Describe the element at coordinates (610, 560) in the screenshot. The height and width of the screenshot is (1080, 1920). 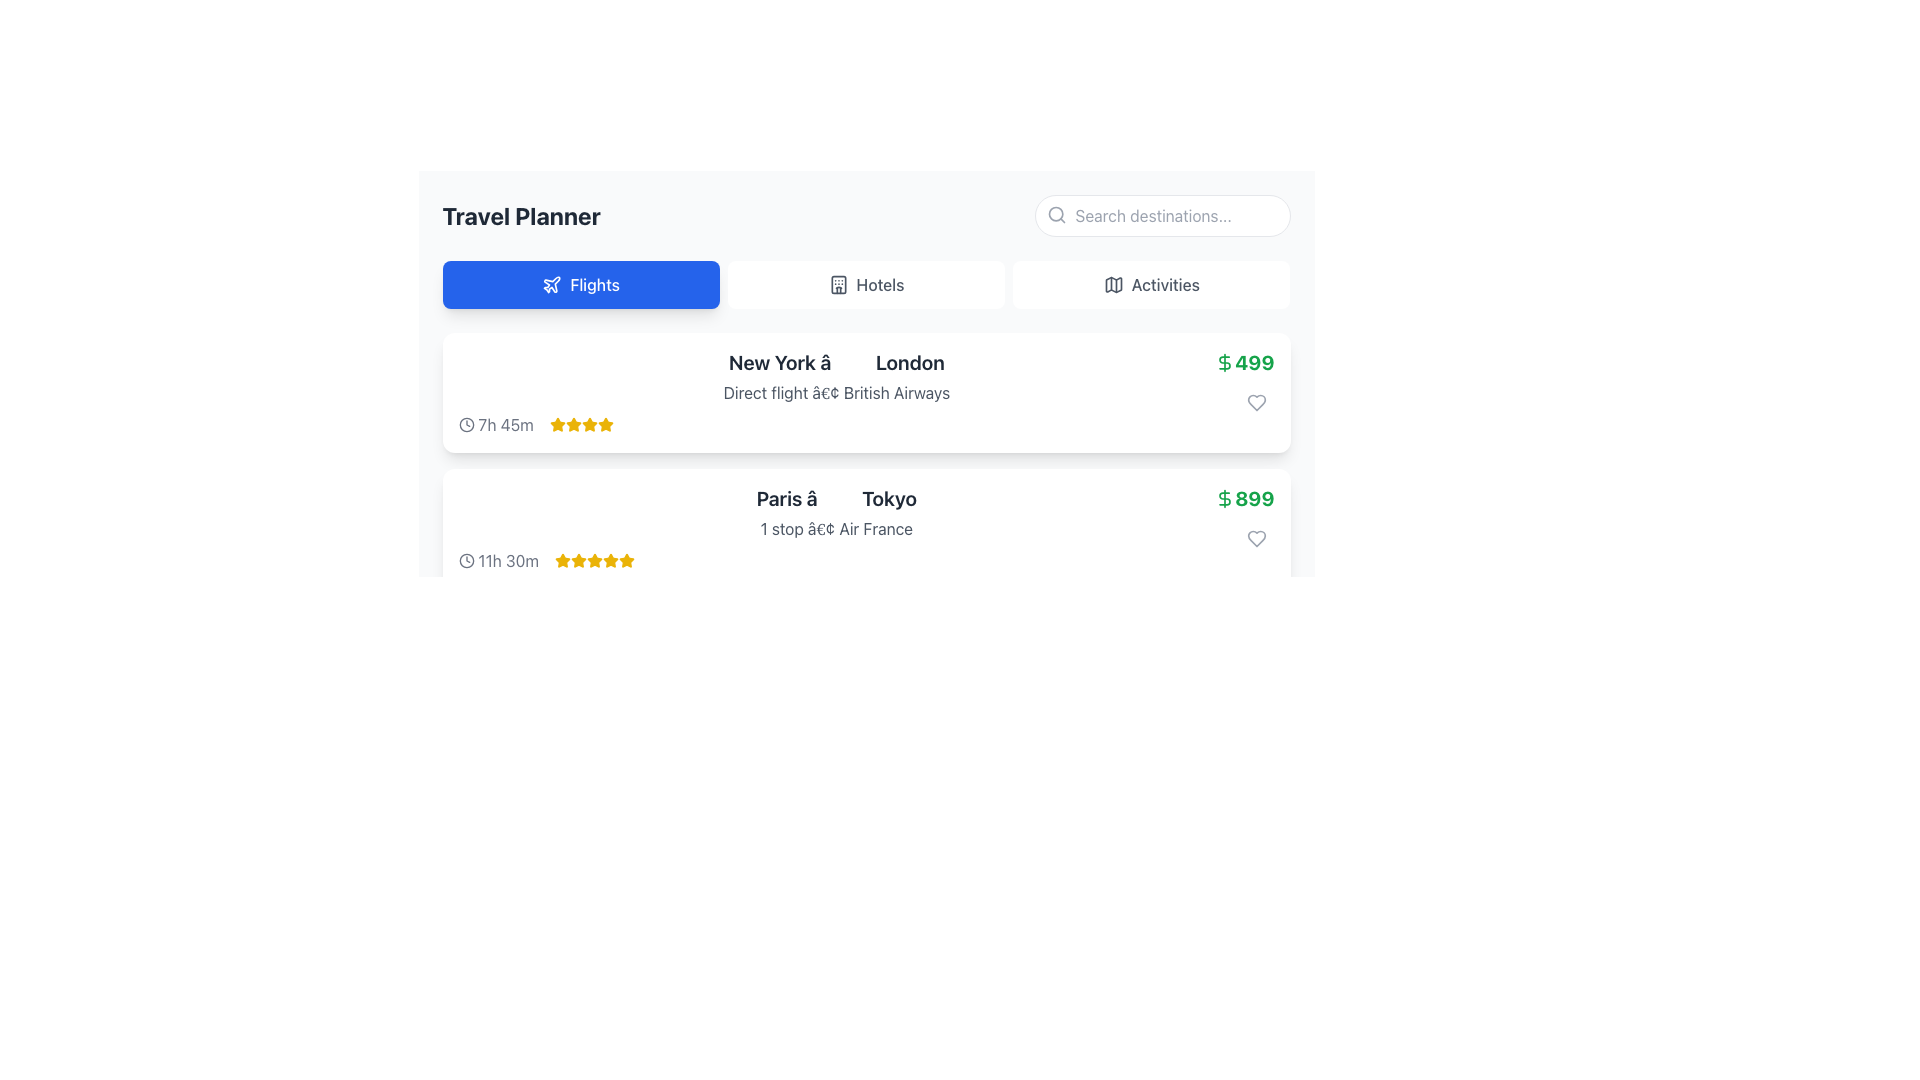
I see `the fourth gold star-shaped icon in the rating system for the travel option 'Paris to Tokyo'` at that location.